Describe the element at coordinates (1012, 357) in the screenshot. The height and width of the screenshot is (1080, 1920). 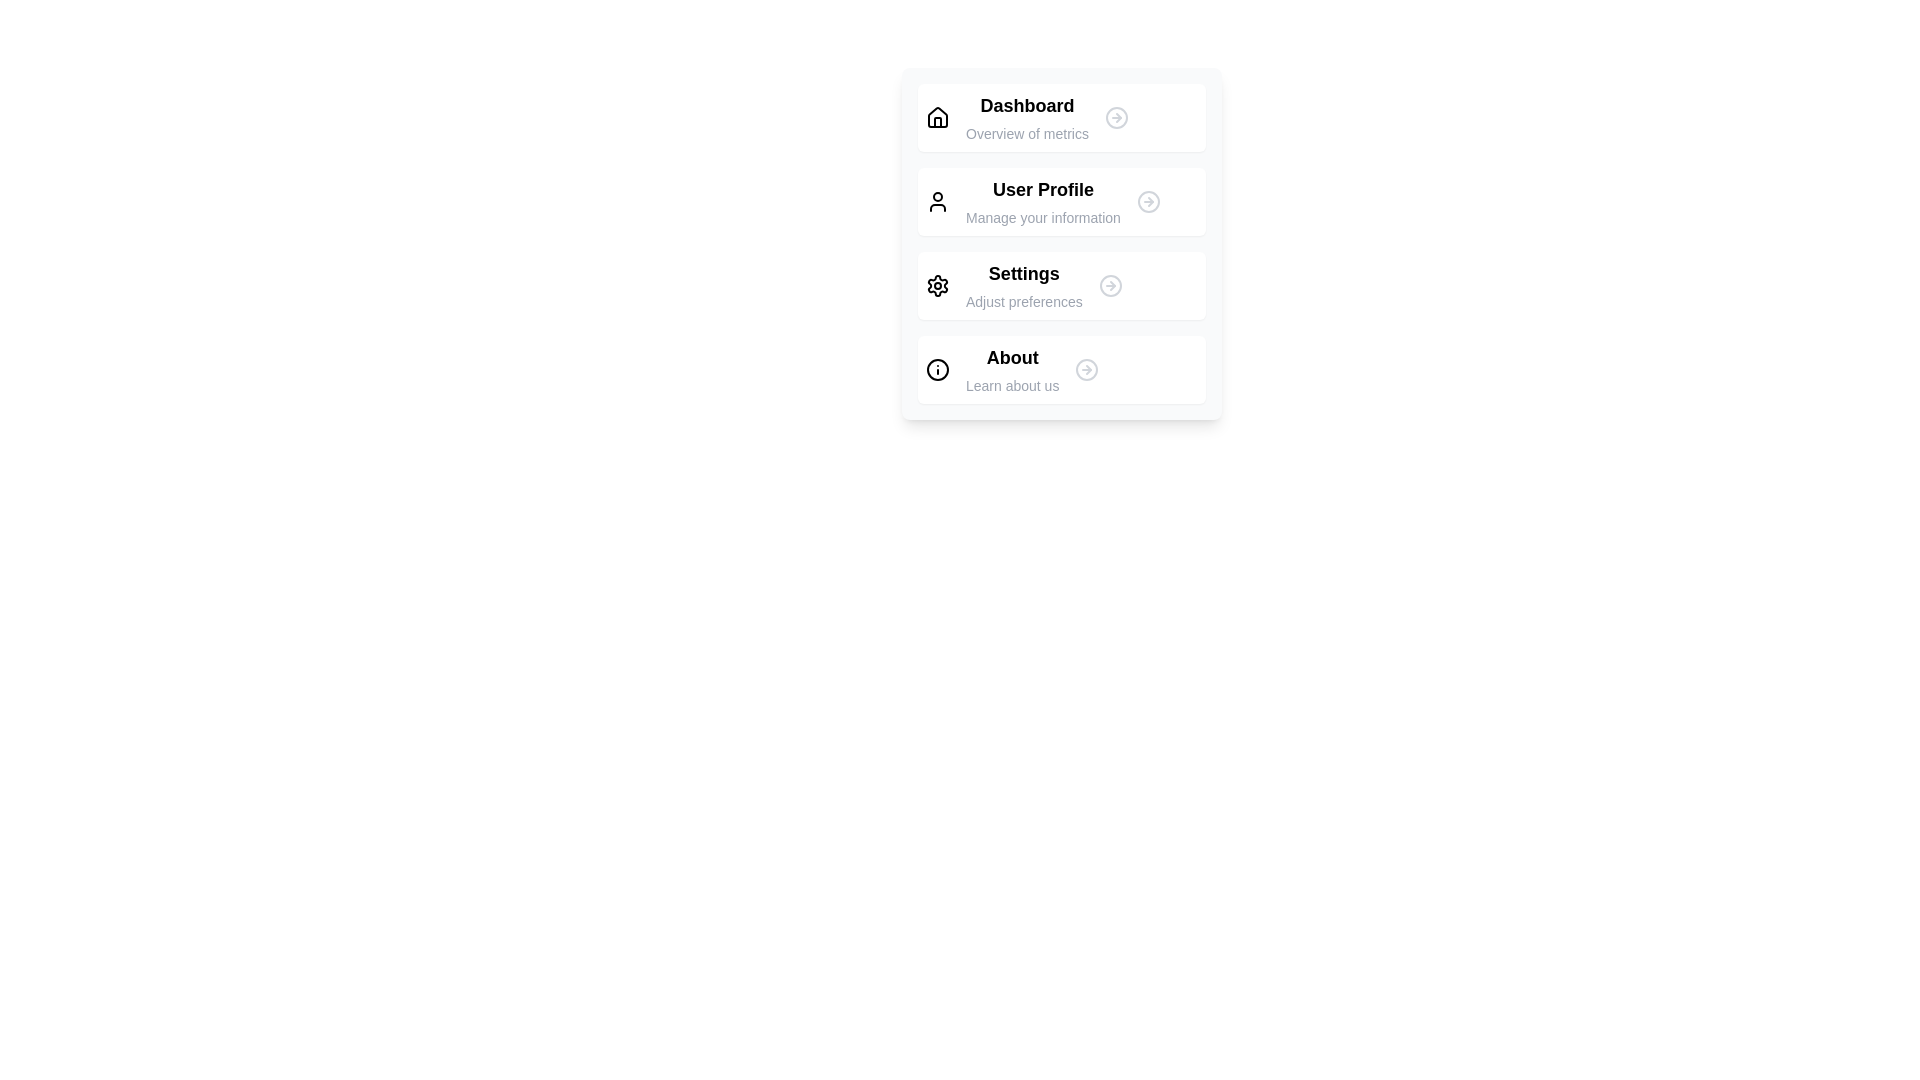
I see `the bold, black 'About' text label located in the bottom-most group of the menu, positioned directly above the 'Learn about us' text` at that location.